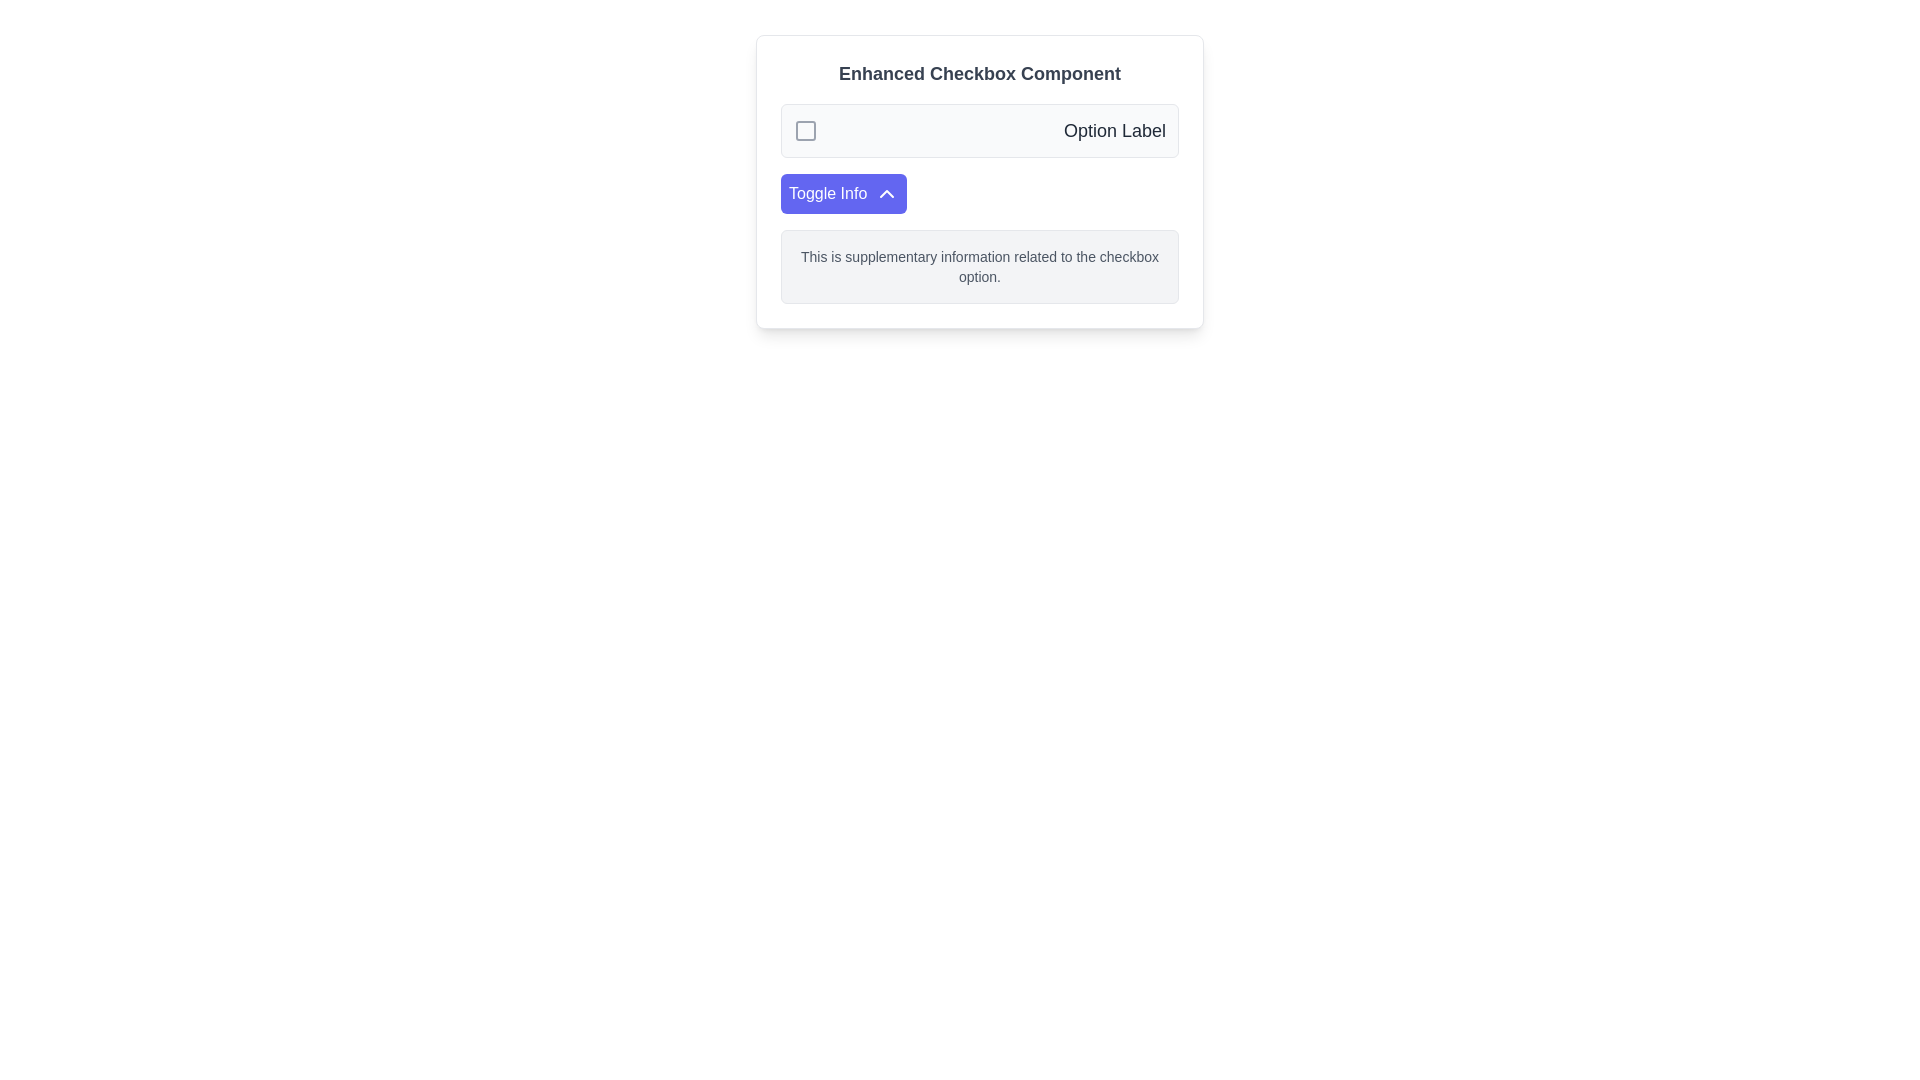  Describe the element at coordinates (886, 193) in the screenshot. I see `the blue button labeled 'Toggle Info' that contains the upward-pointing chevron icon on its right side` at that location.